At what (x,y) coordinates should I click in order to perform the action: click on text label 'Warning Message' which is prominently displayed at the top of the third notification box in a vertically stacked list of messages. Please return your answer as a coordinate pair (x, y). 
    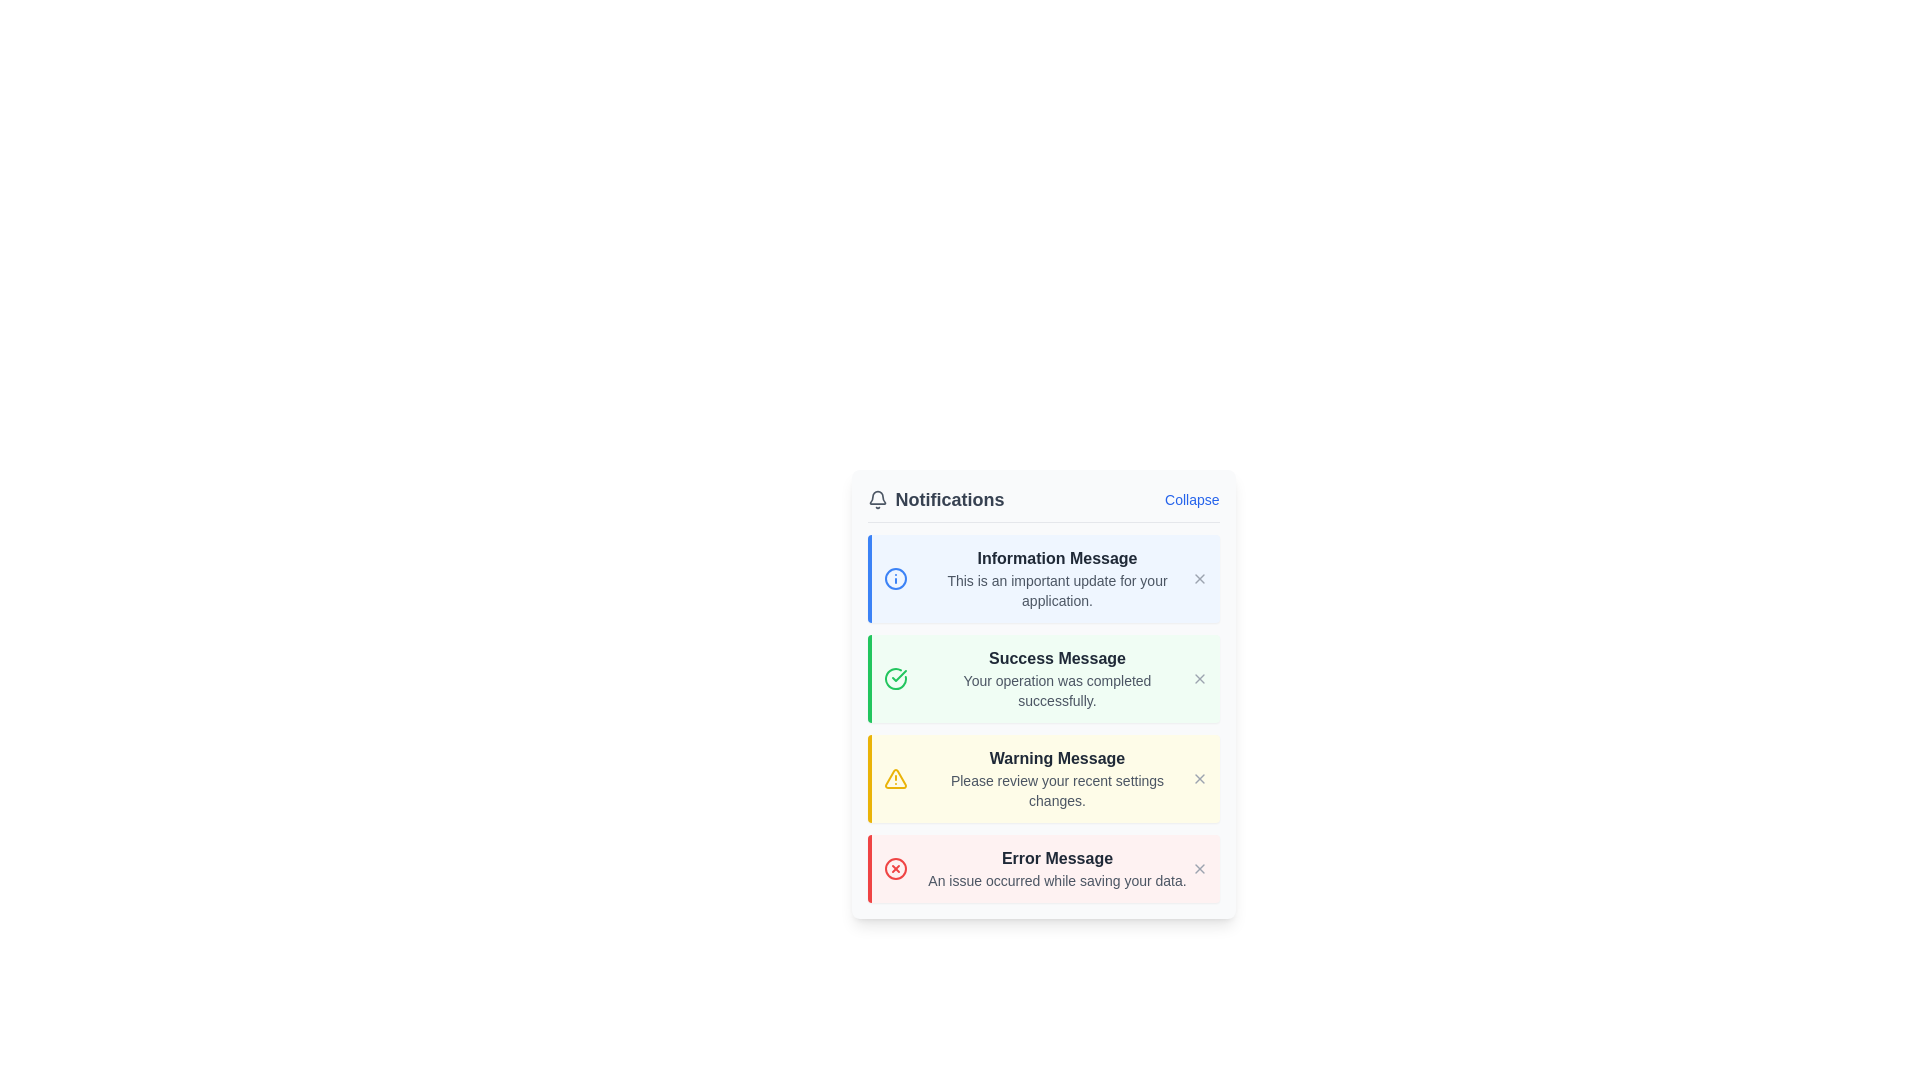
    Looking at the image, I should click on (1056, 759).